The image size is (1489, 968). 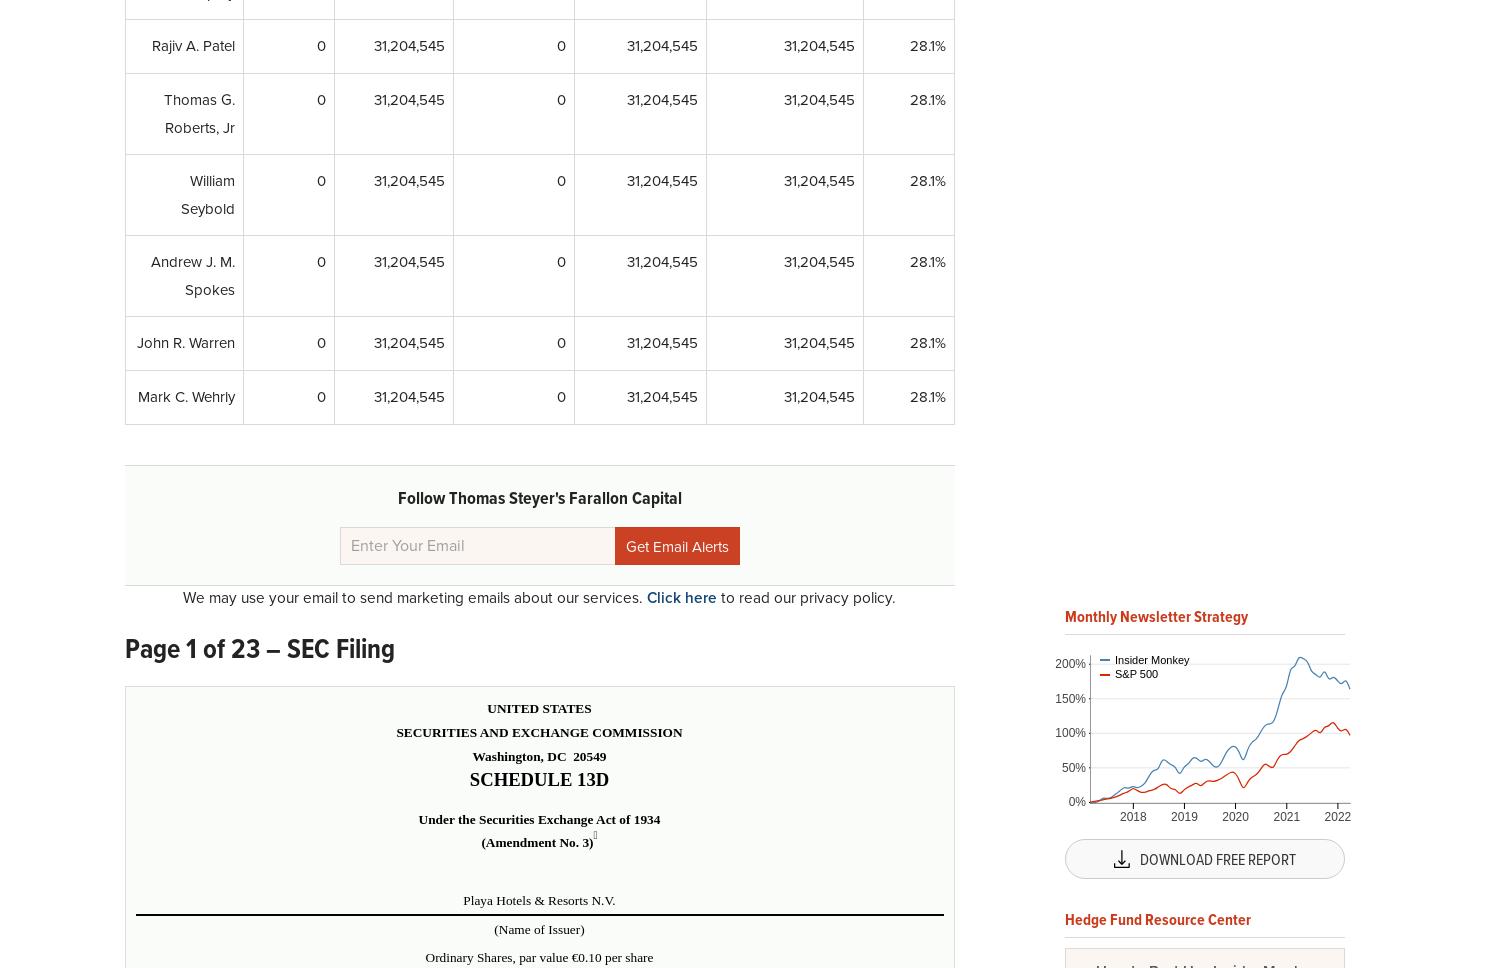 I want to click on 'Follow Thomas Steyer's Farallon Capital', so click(x=395, y=498).